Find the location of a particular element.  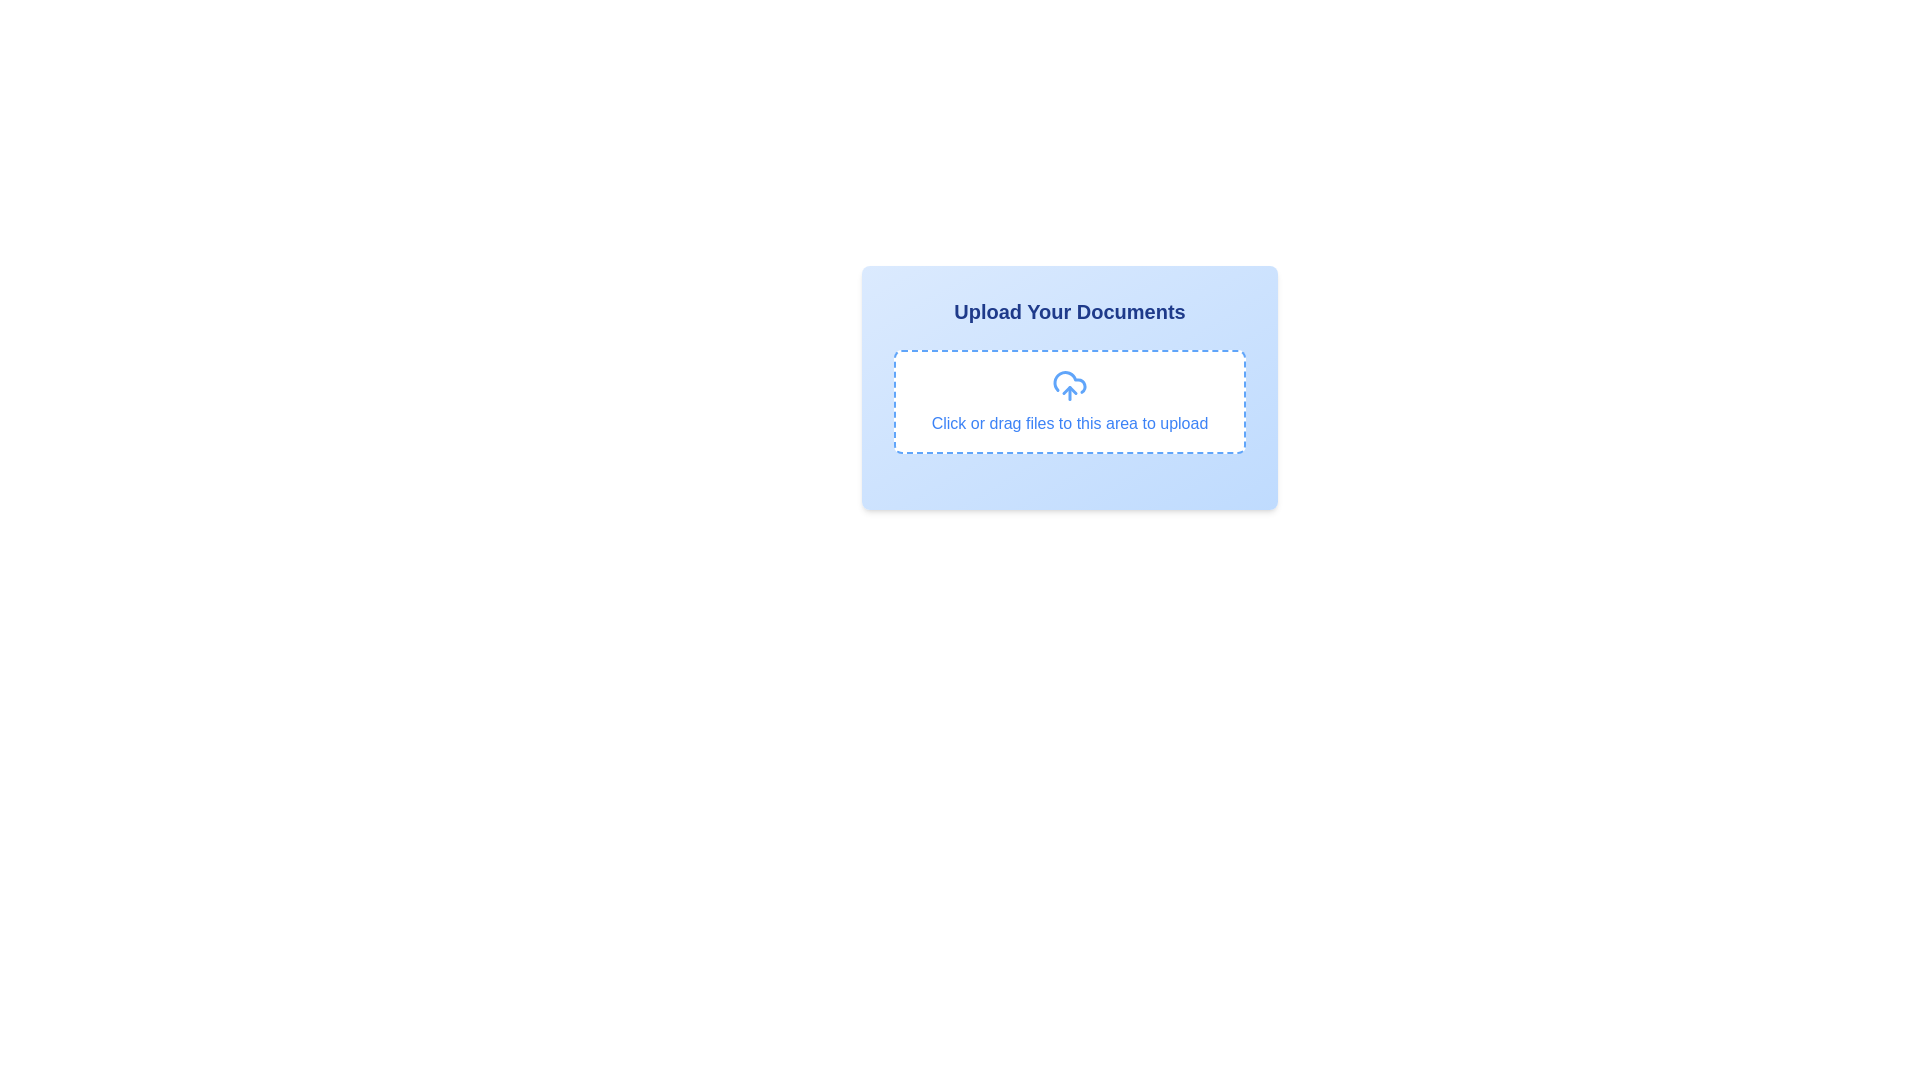

files into the file upload area, which is a light blue box with rounded corners, containing the text 'Click or drag files is located at coordinates (1069, 388).